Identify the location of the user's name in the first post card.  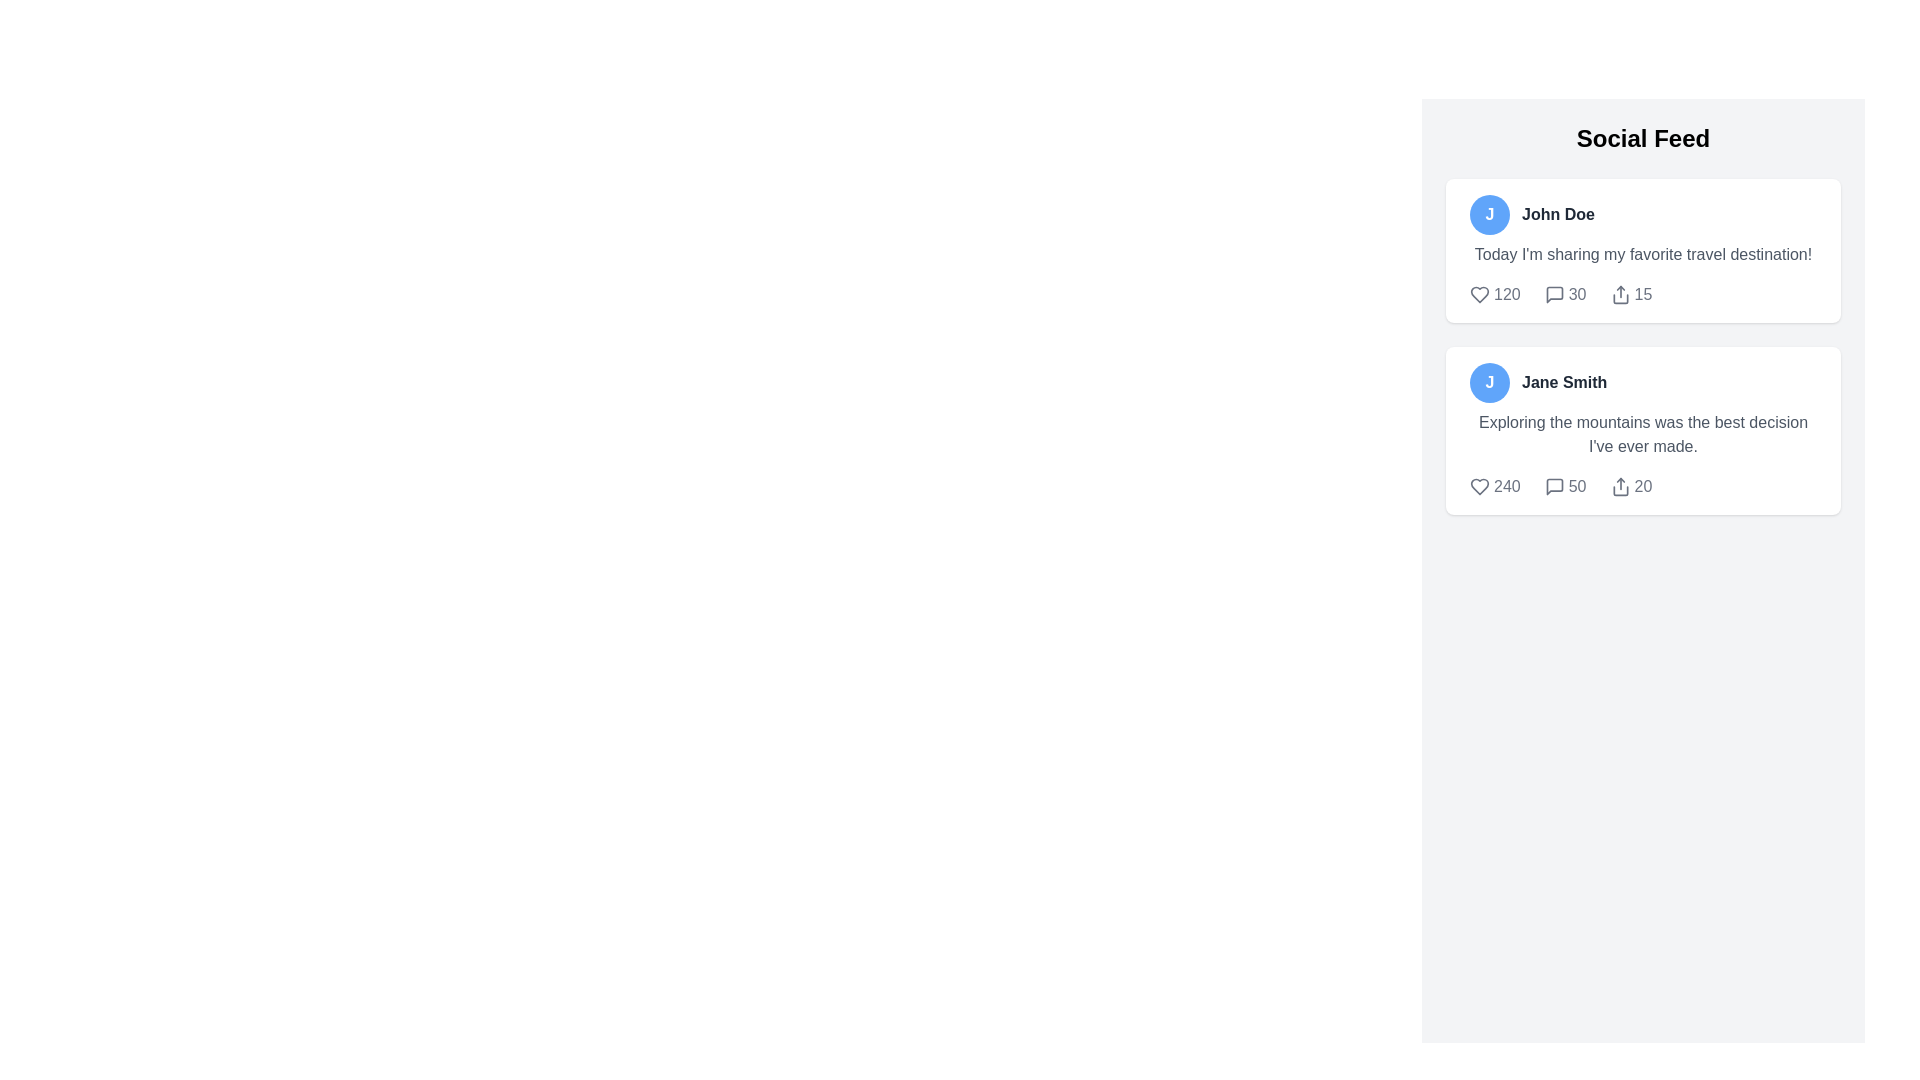
(1557, 215).